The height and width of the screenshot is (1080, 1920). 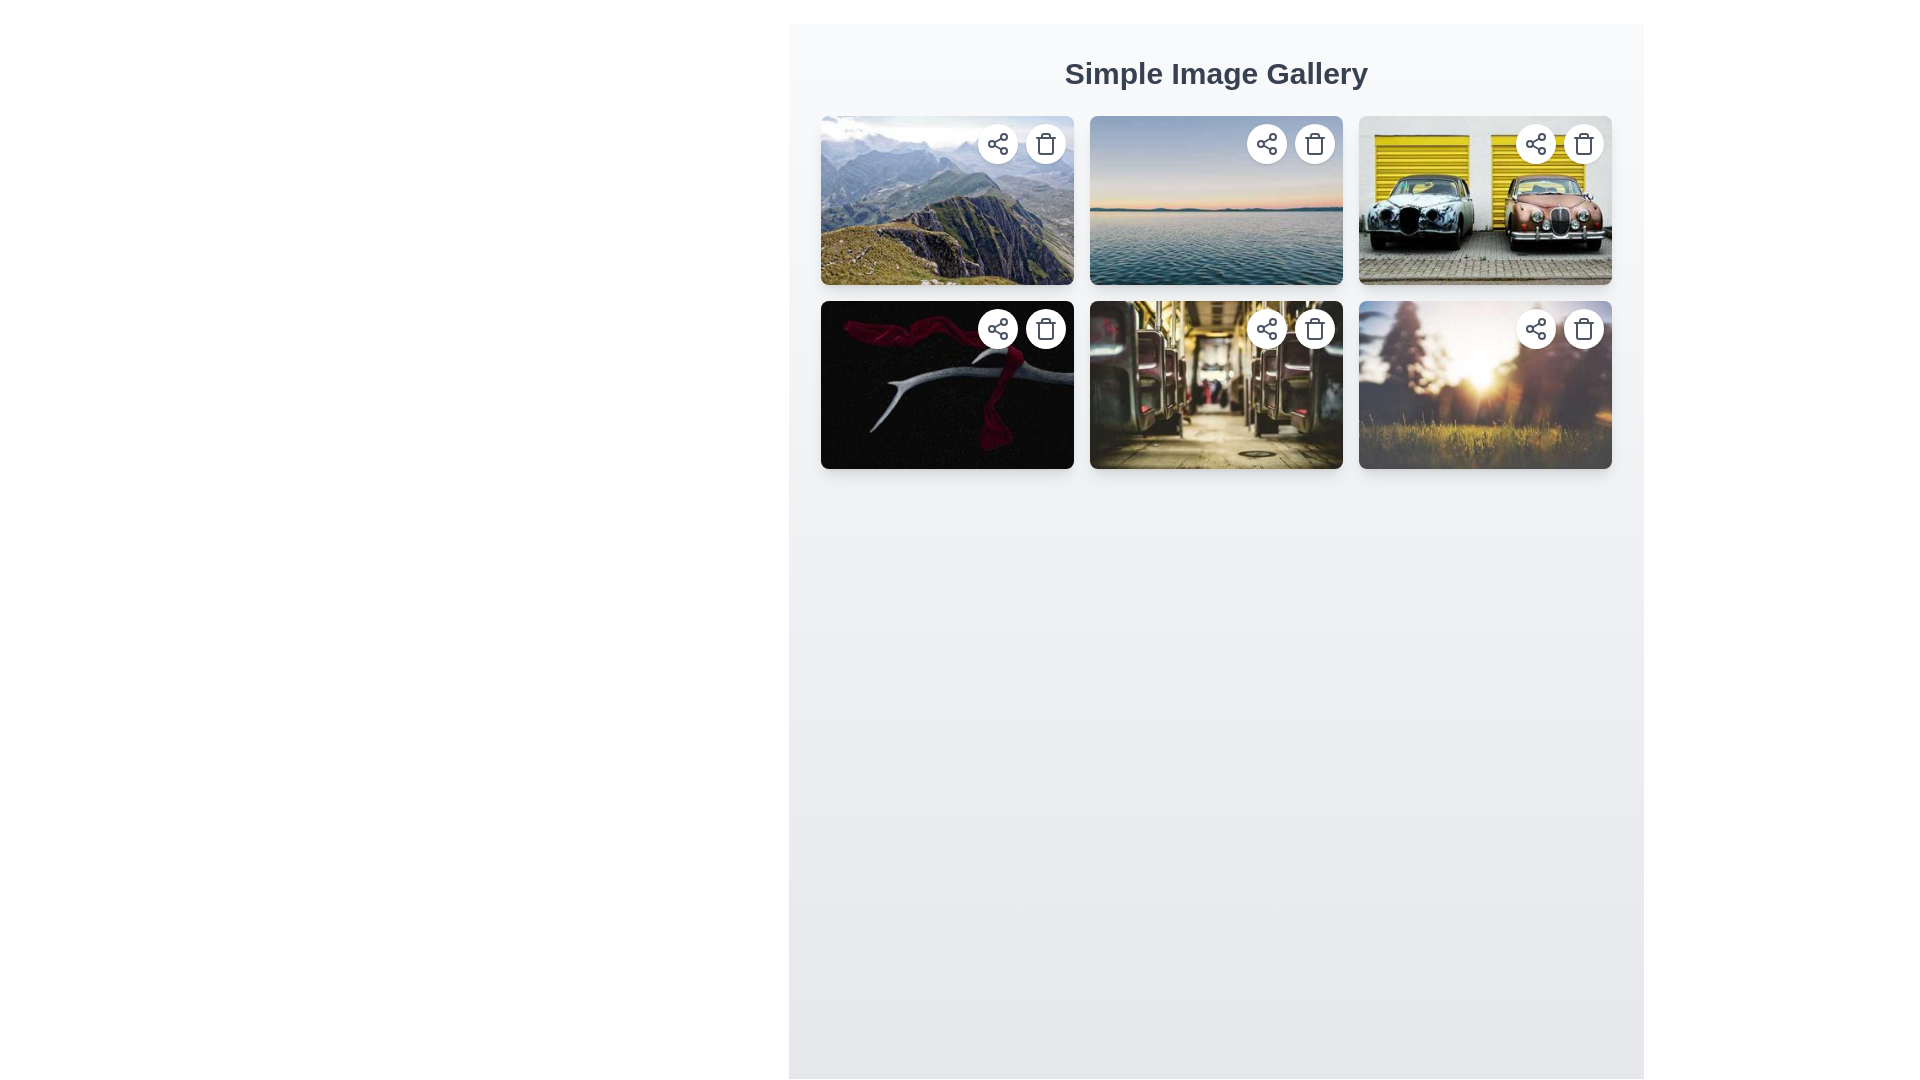 What do you see at coordinates (998, 142) in the screenshot?
I see `the sharing SVG icon located in the top-right corner of the image, which is part of a circular button with a white background and shadow` at bounding box center [998, 142].